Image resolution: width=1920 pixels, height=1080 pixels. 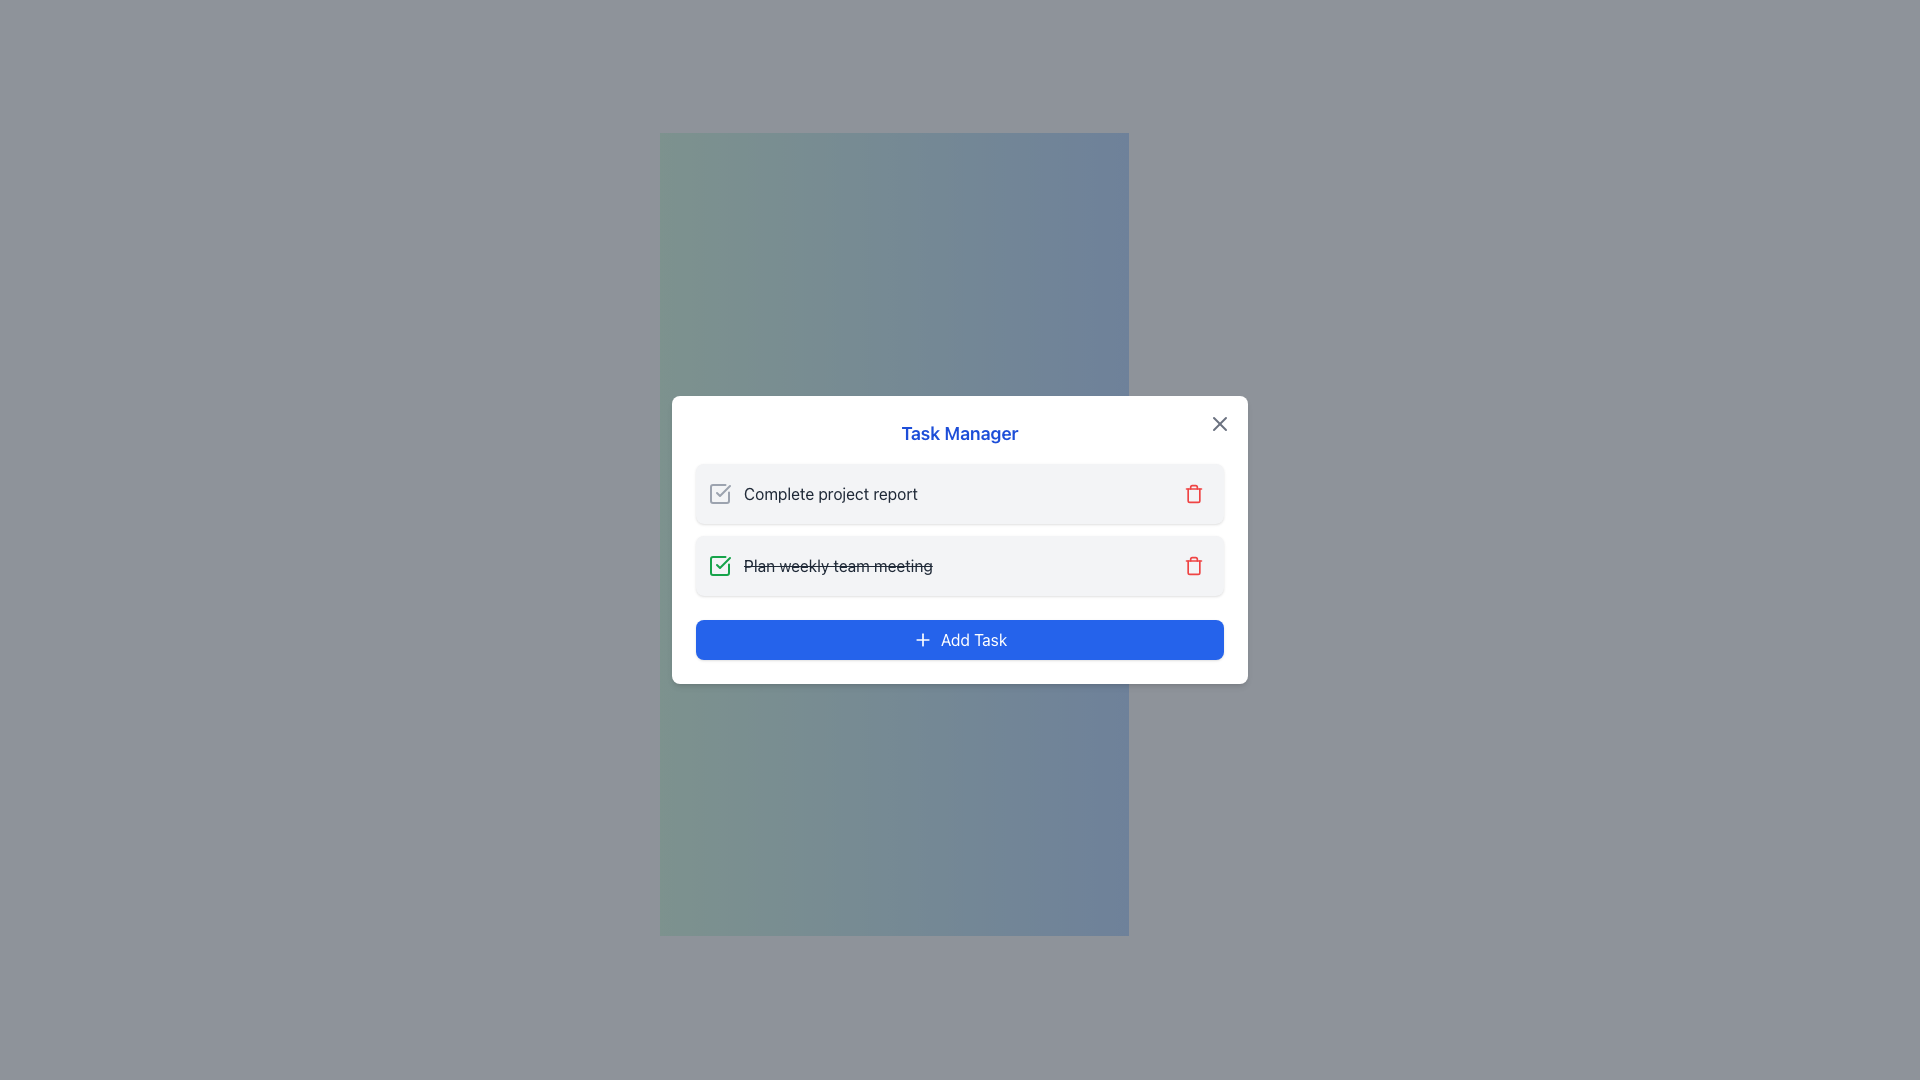 What do you see at coordinates (960, 493) in the screenshot?
I see `the first task item in the Task Manager section` at bounding box center [960, 493].